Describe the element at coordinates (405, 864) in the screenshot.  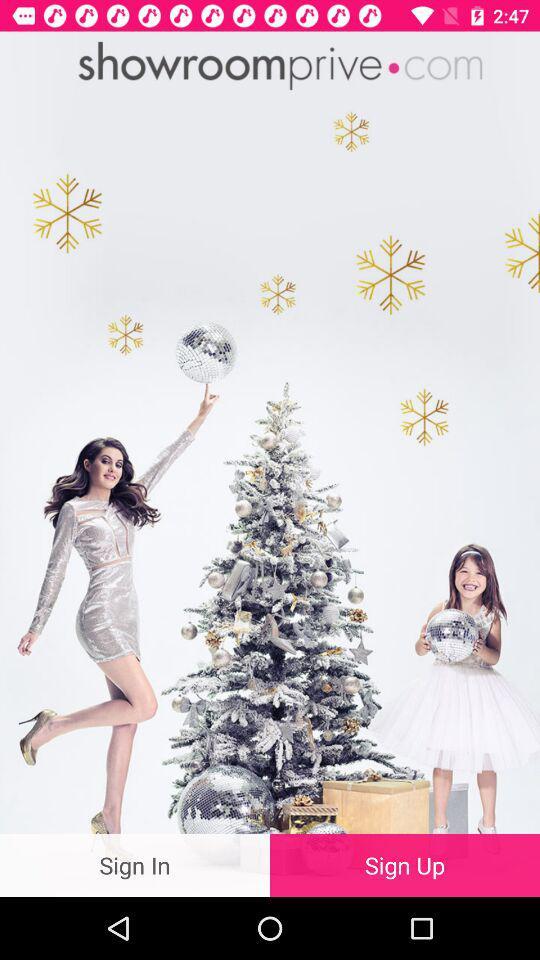
I see `the sign up item` at that location.